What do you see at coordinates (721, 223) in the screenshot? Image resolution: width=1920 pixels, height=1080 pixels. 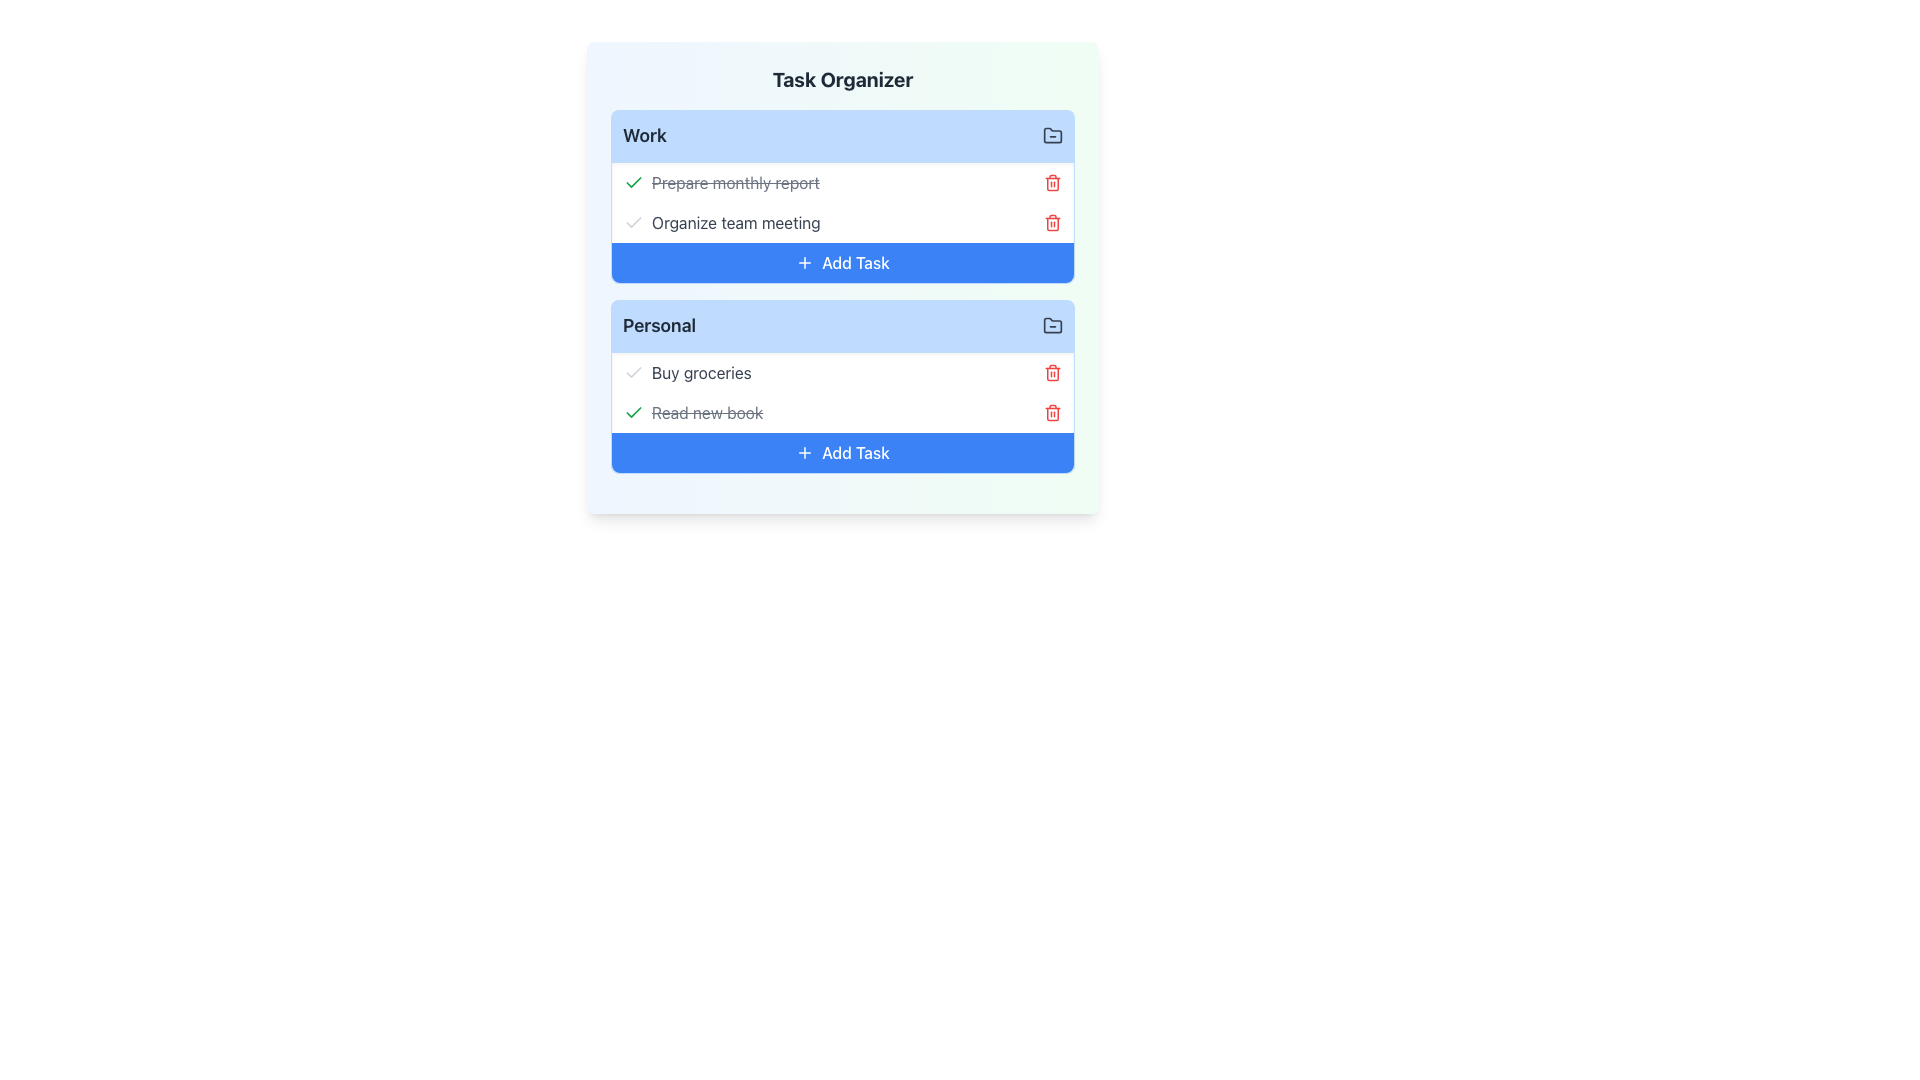 I see `the second task item in the 'Work' section of the 'Task Organizer' application for editing` at bounding box center [721, 223].